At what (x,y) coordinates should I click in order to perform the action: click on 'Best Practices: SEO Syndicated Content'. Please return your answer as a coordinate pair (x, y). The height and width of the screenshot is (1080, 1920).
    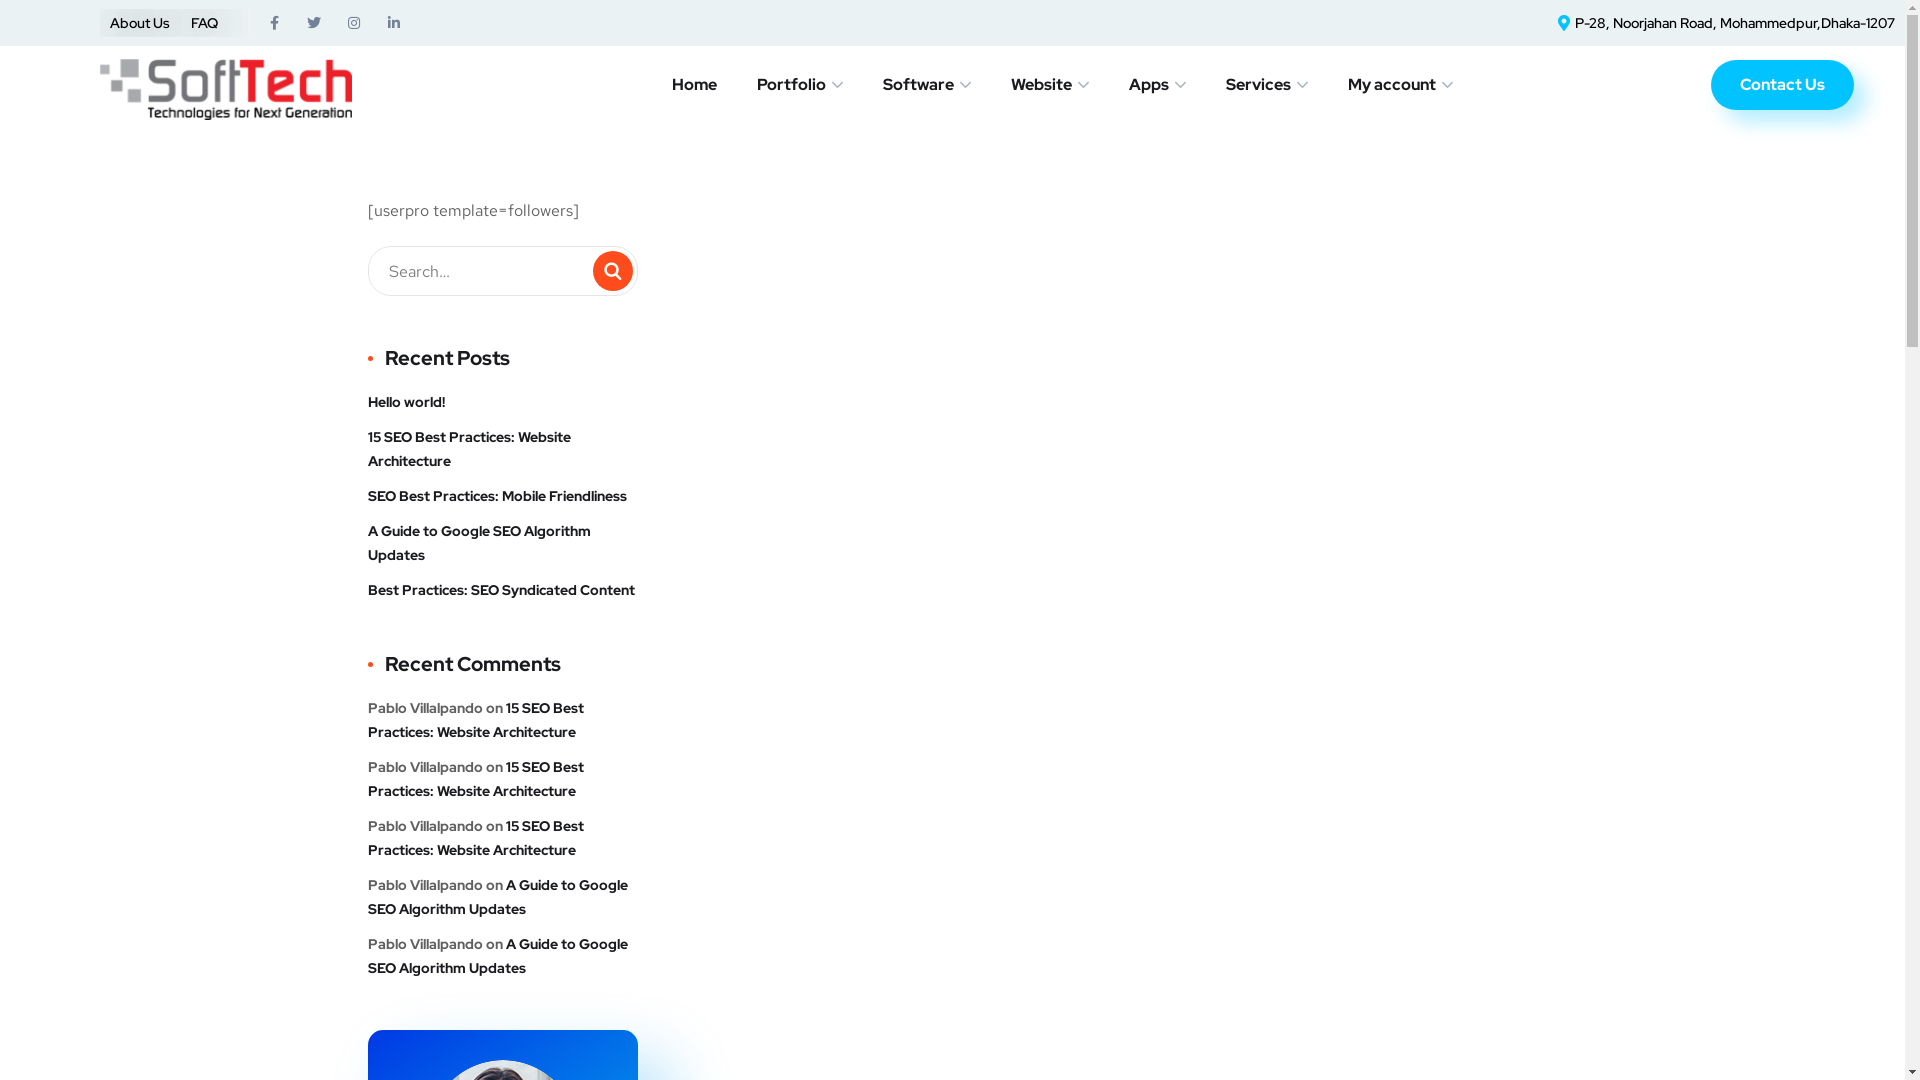
    Looking at the image, I should click on (501, 589).